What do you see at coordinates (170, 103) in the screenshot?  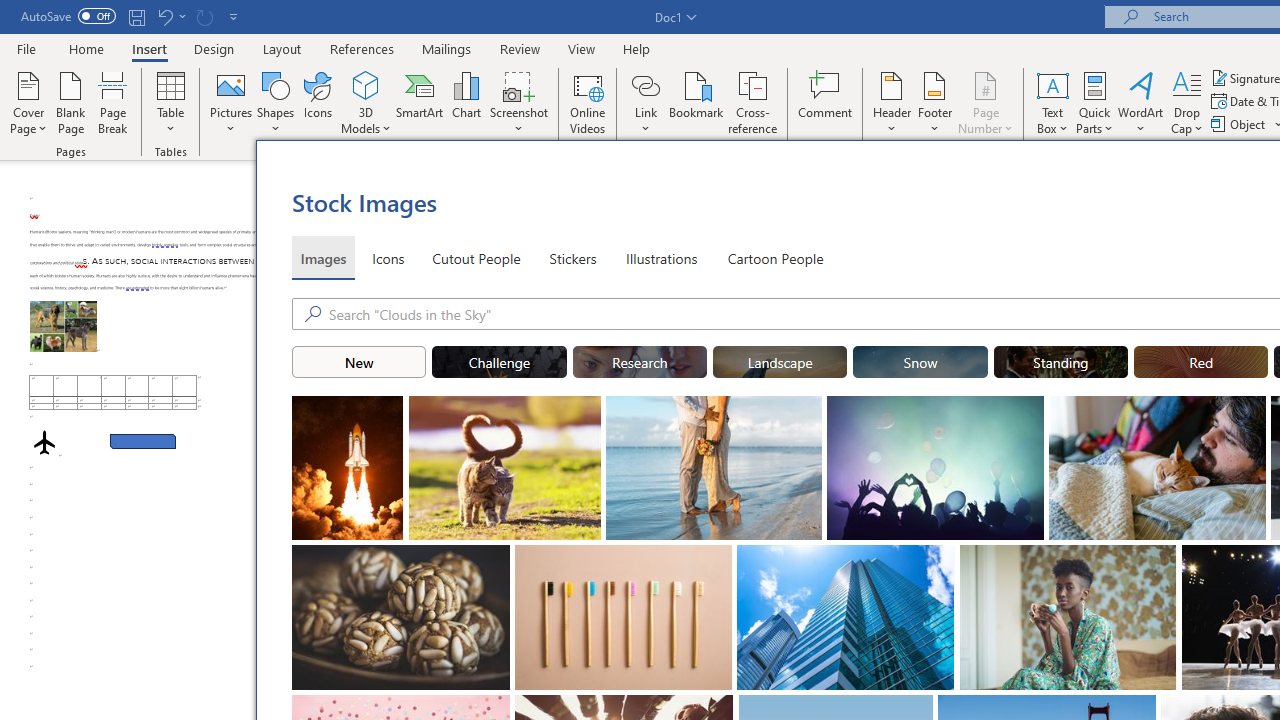 I see `'Table'` at bounding box center [170, 103].